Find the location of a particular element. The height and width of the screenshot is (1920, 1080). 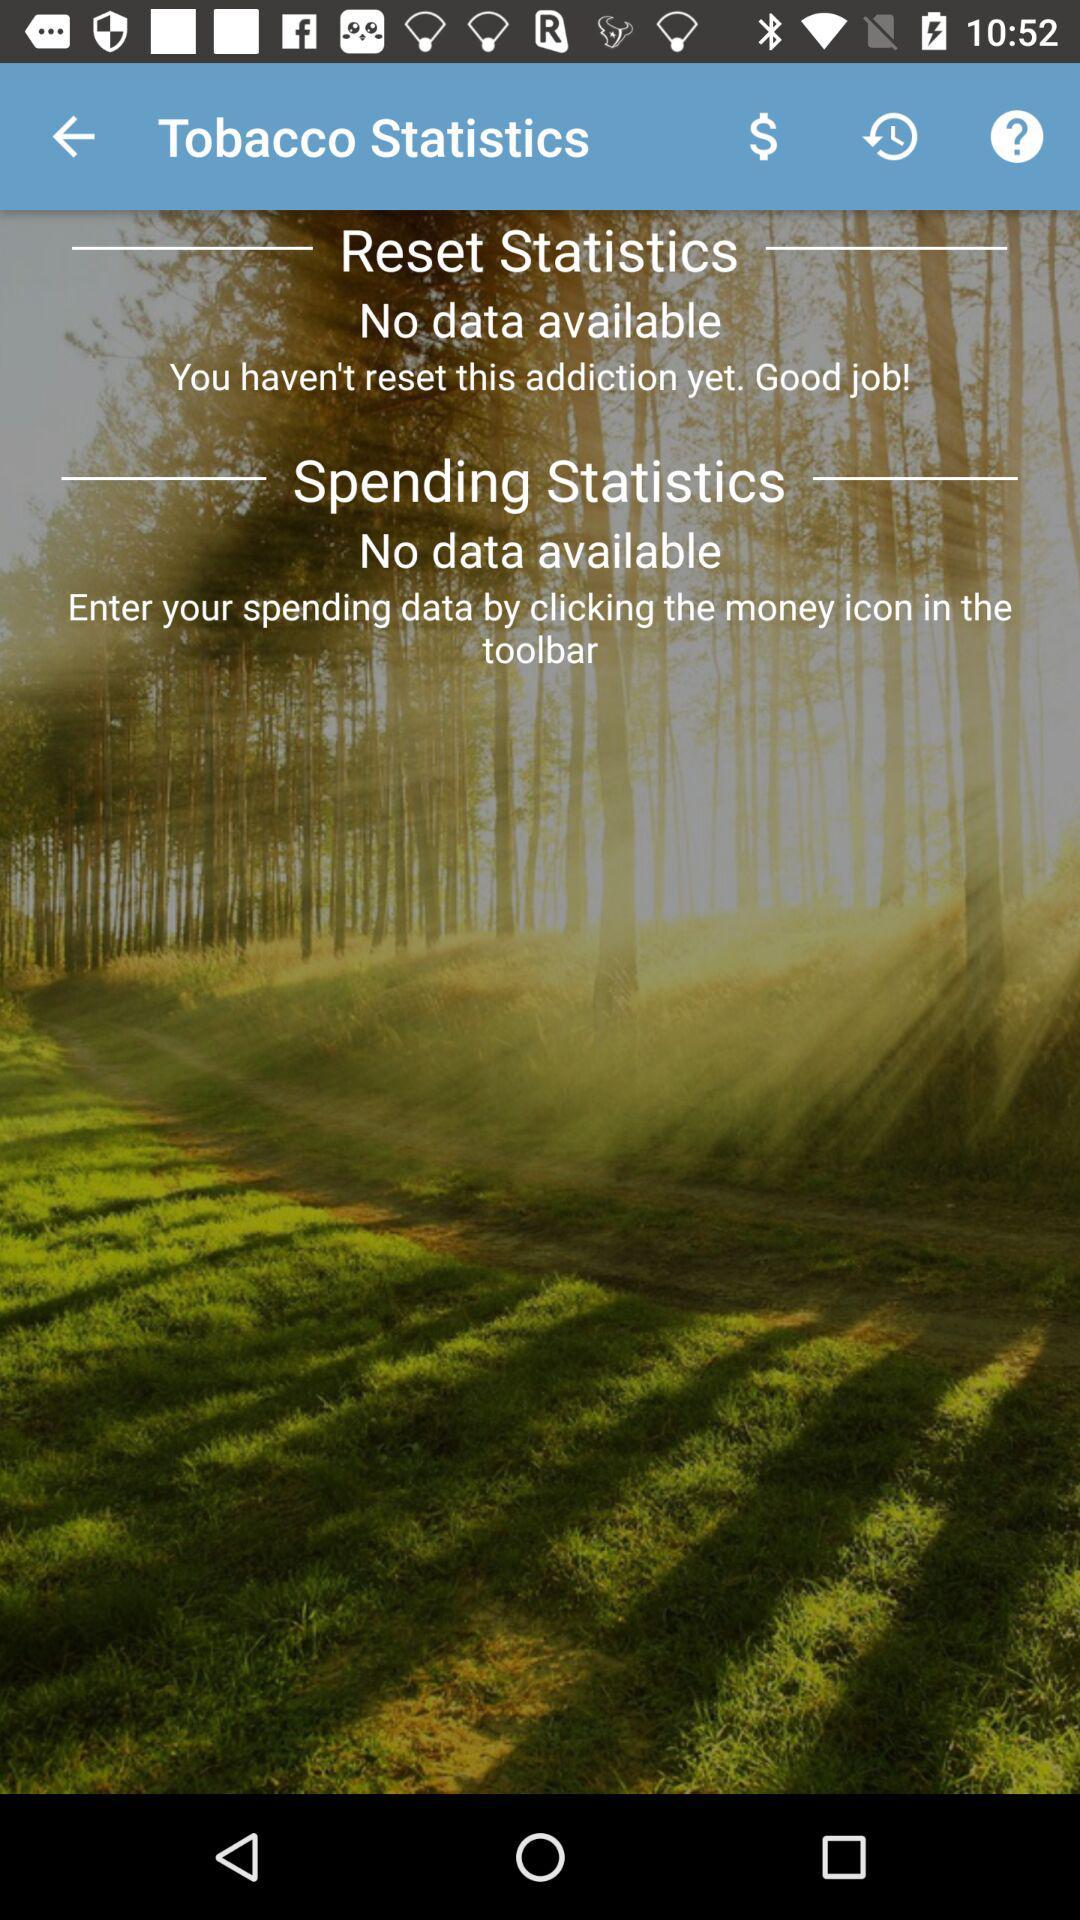

the item next to the tobacco statistics icon is located at coordinates (72, 135).